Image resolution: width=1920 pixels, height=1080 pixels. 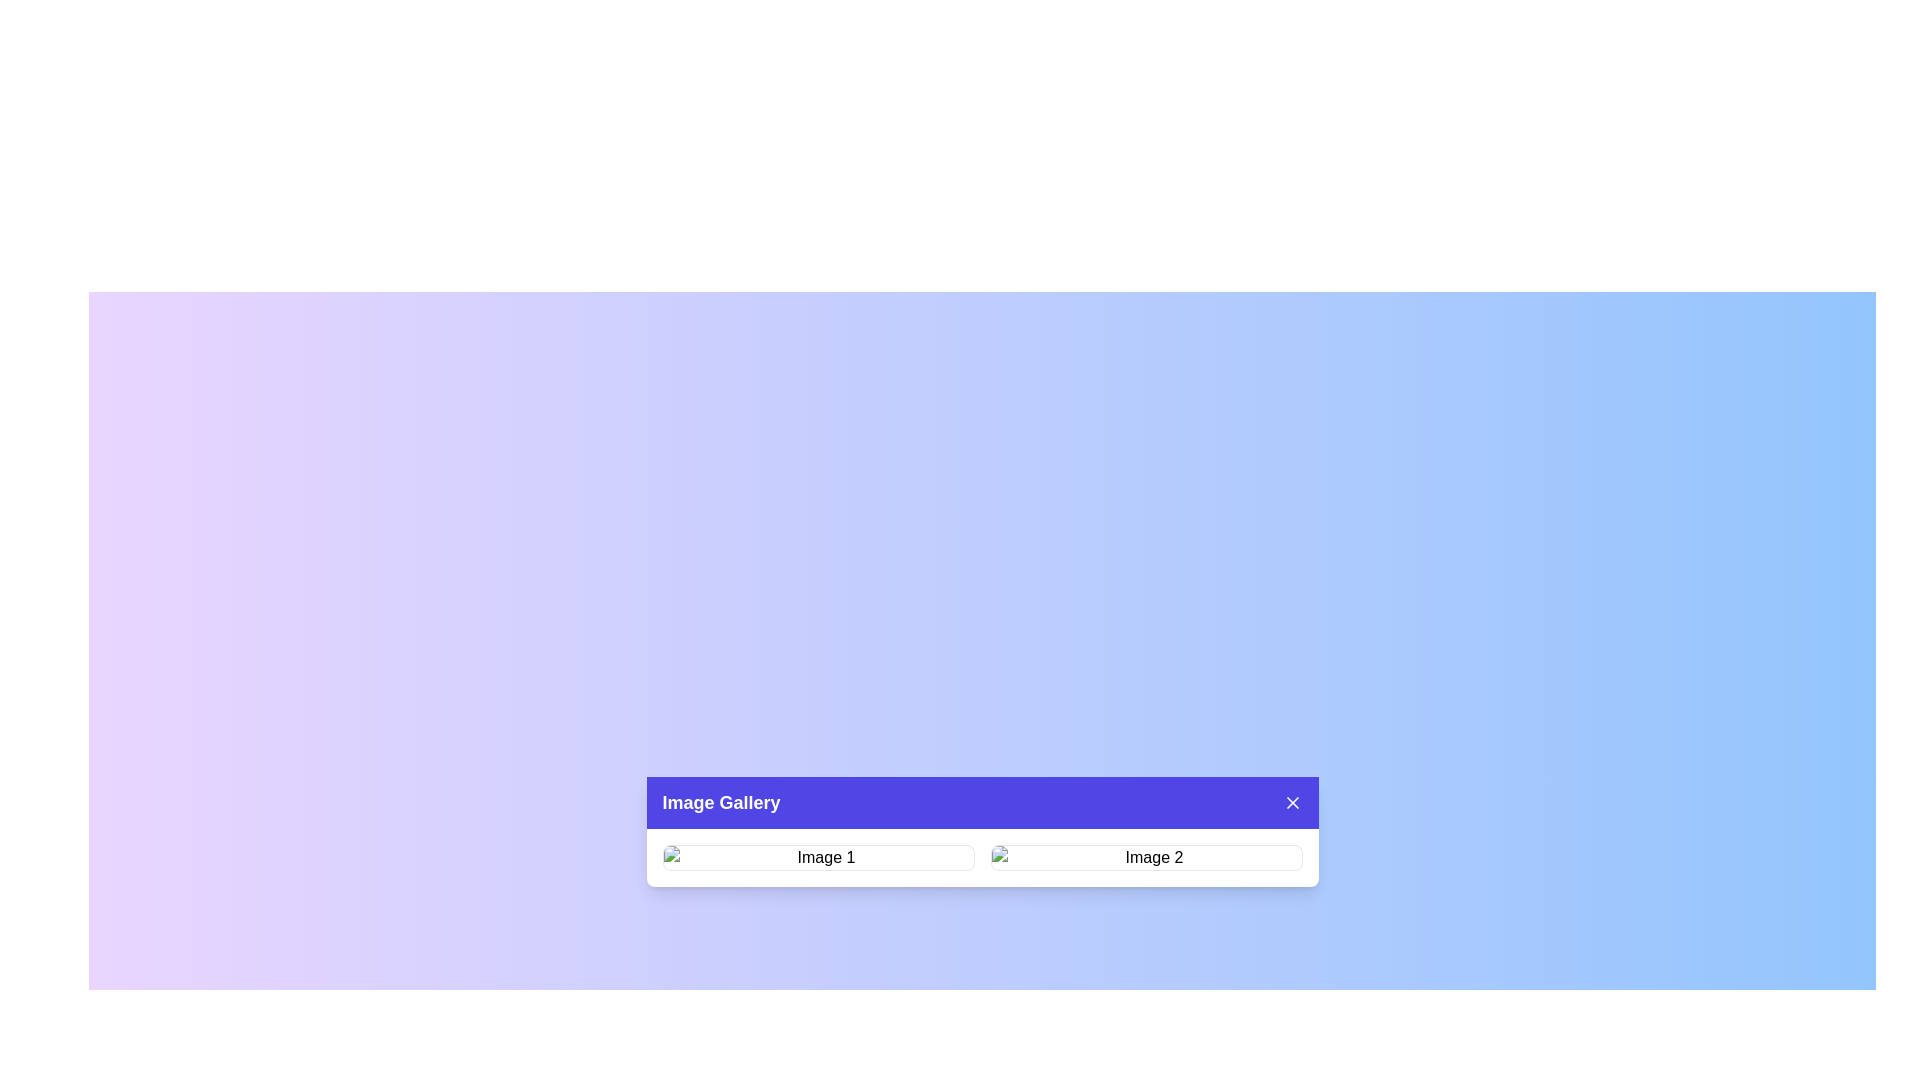 I want to click on the modal to focus and inspect its visual feedback, so click(x=982, y=832).